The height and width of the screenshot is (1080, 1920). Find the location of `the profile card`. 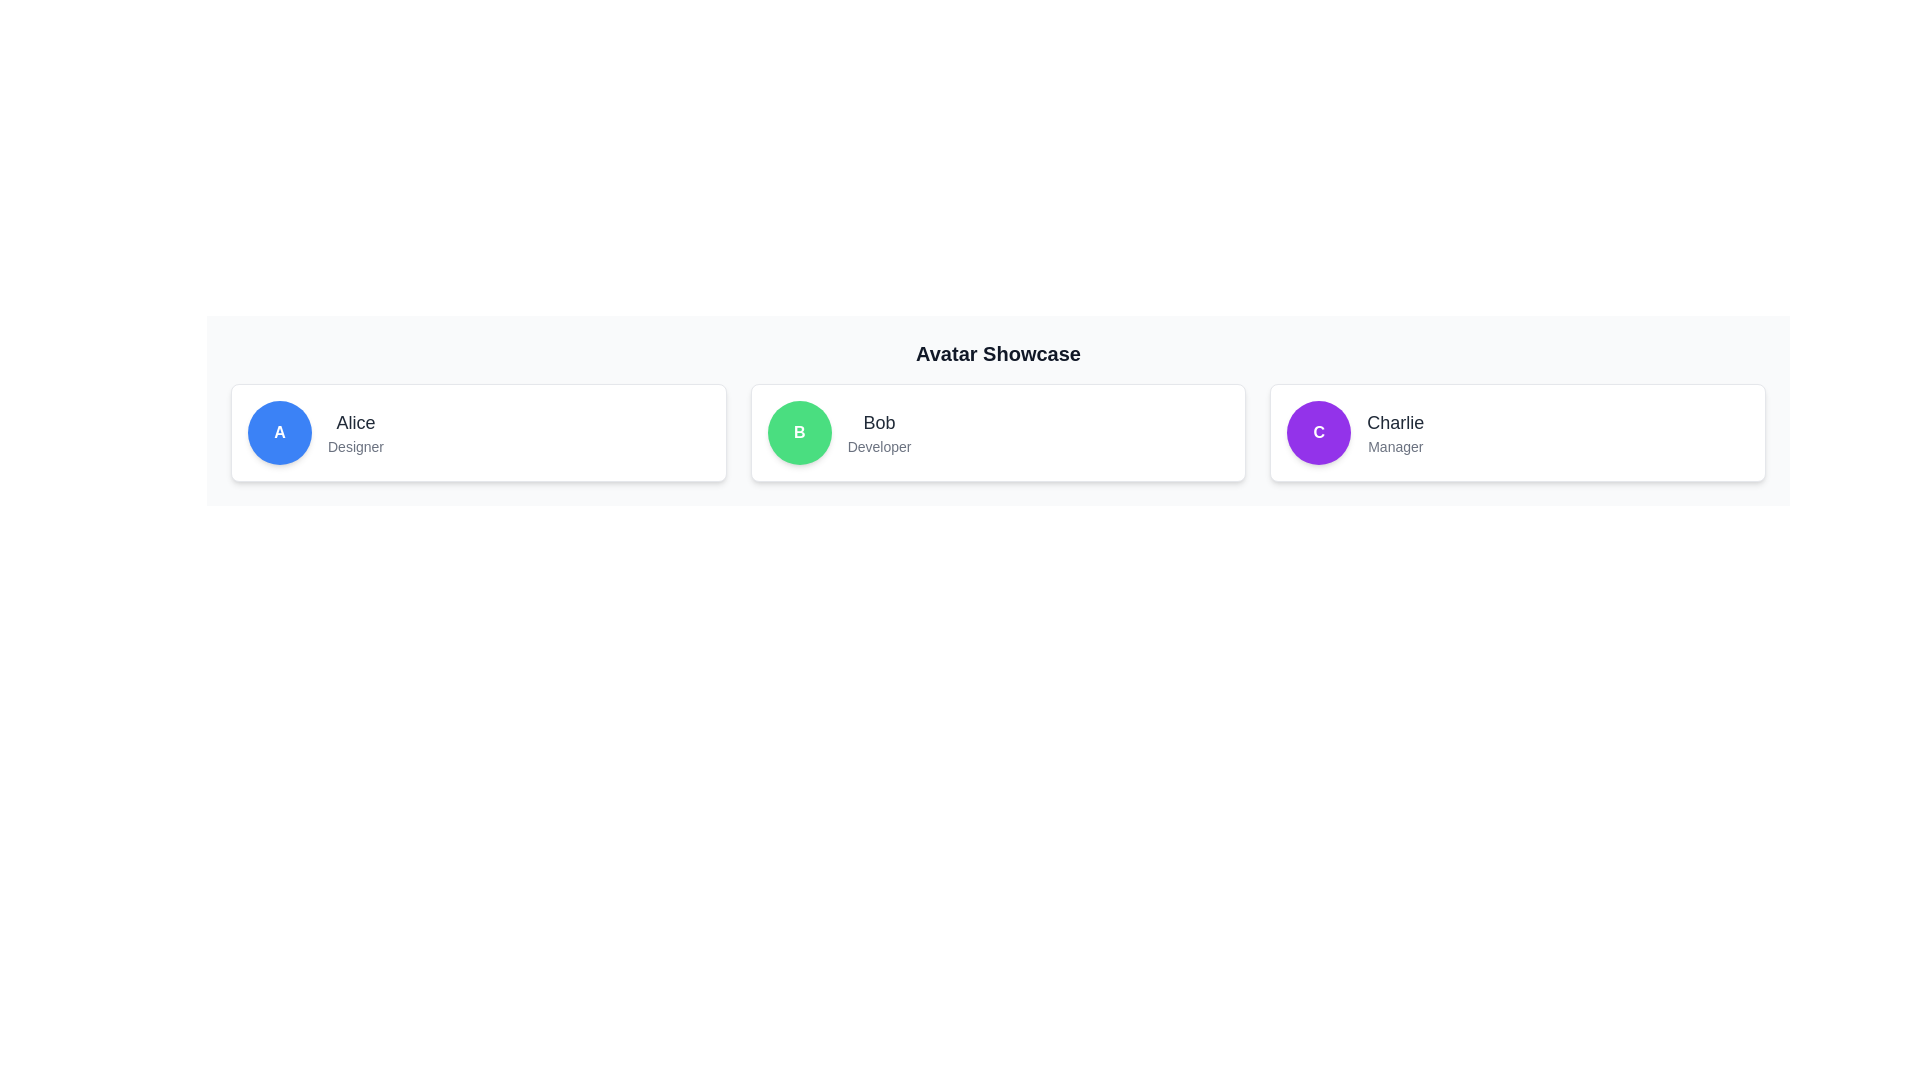

the profile card is located at coordinates (998, 431).